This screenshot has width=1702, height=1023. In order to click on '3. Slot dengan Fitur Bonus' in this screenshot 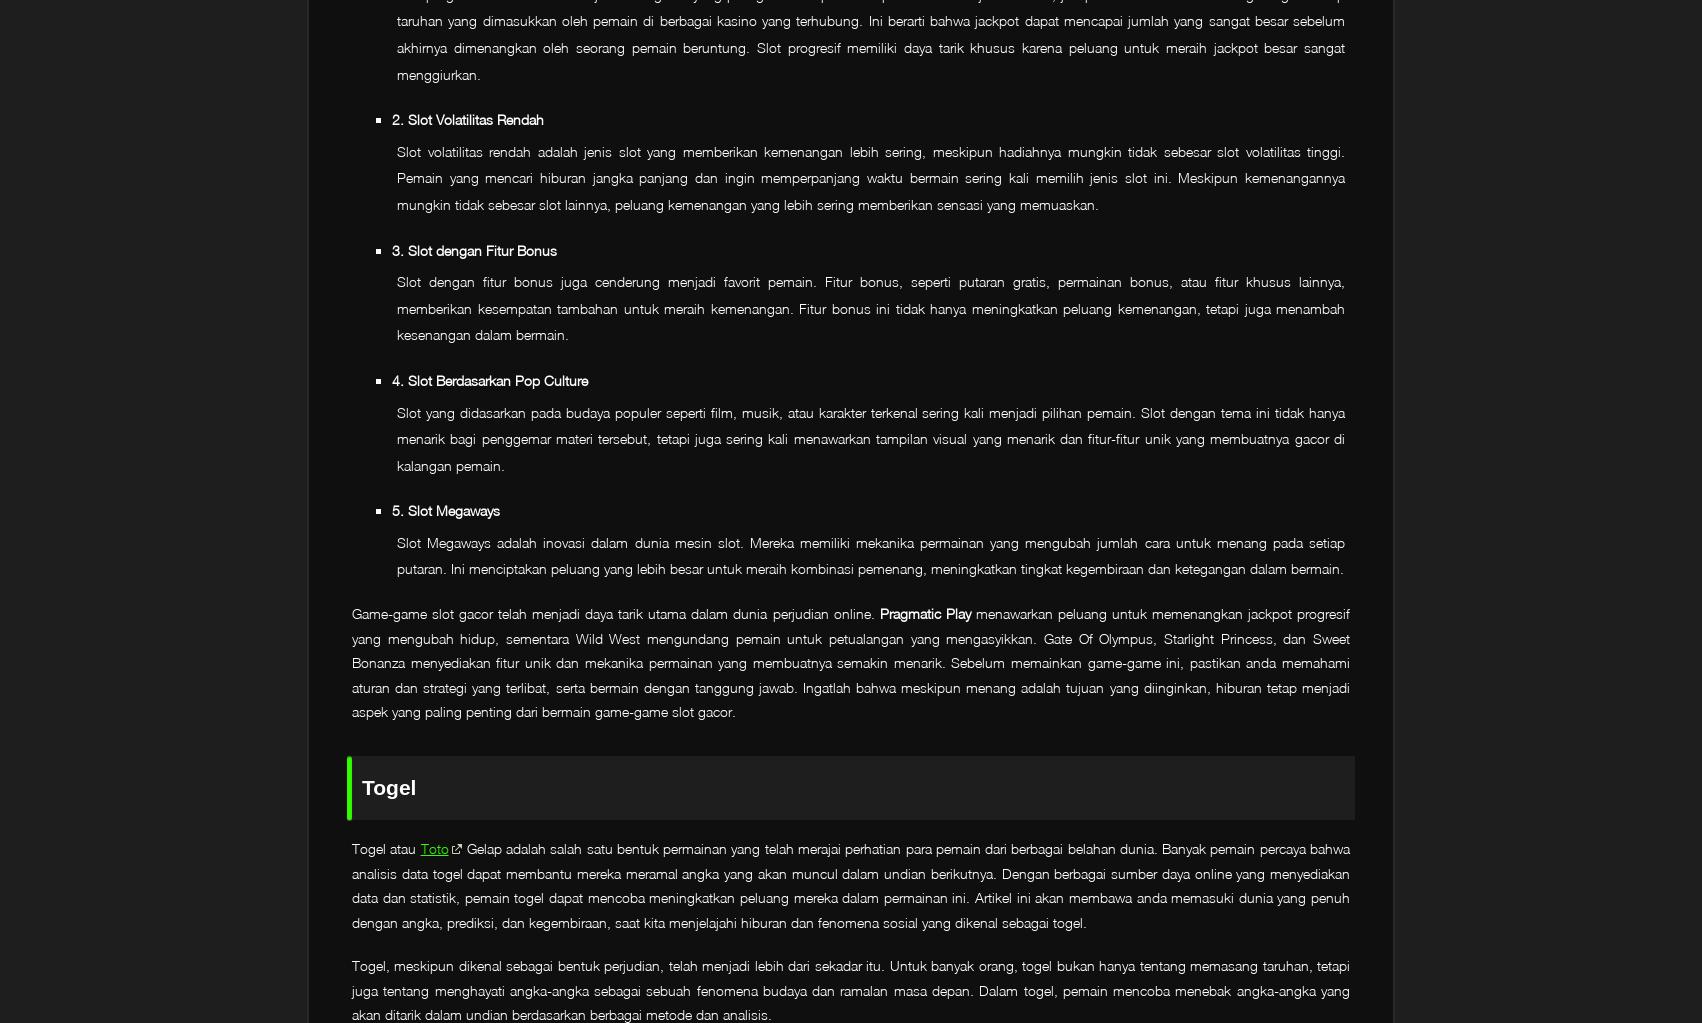, I will do `click(473, 249)`.